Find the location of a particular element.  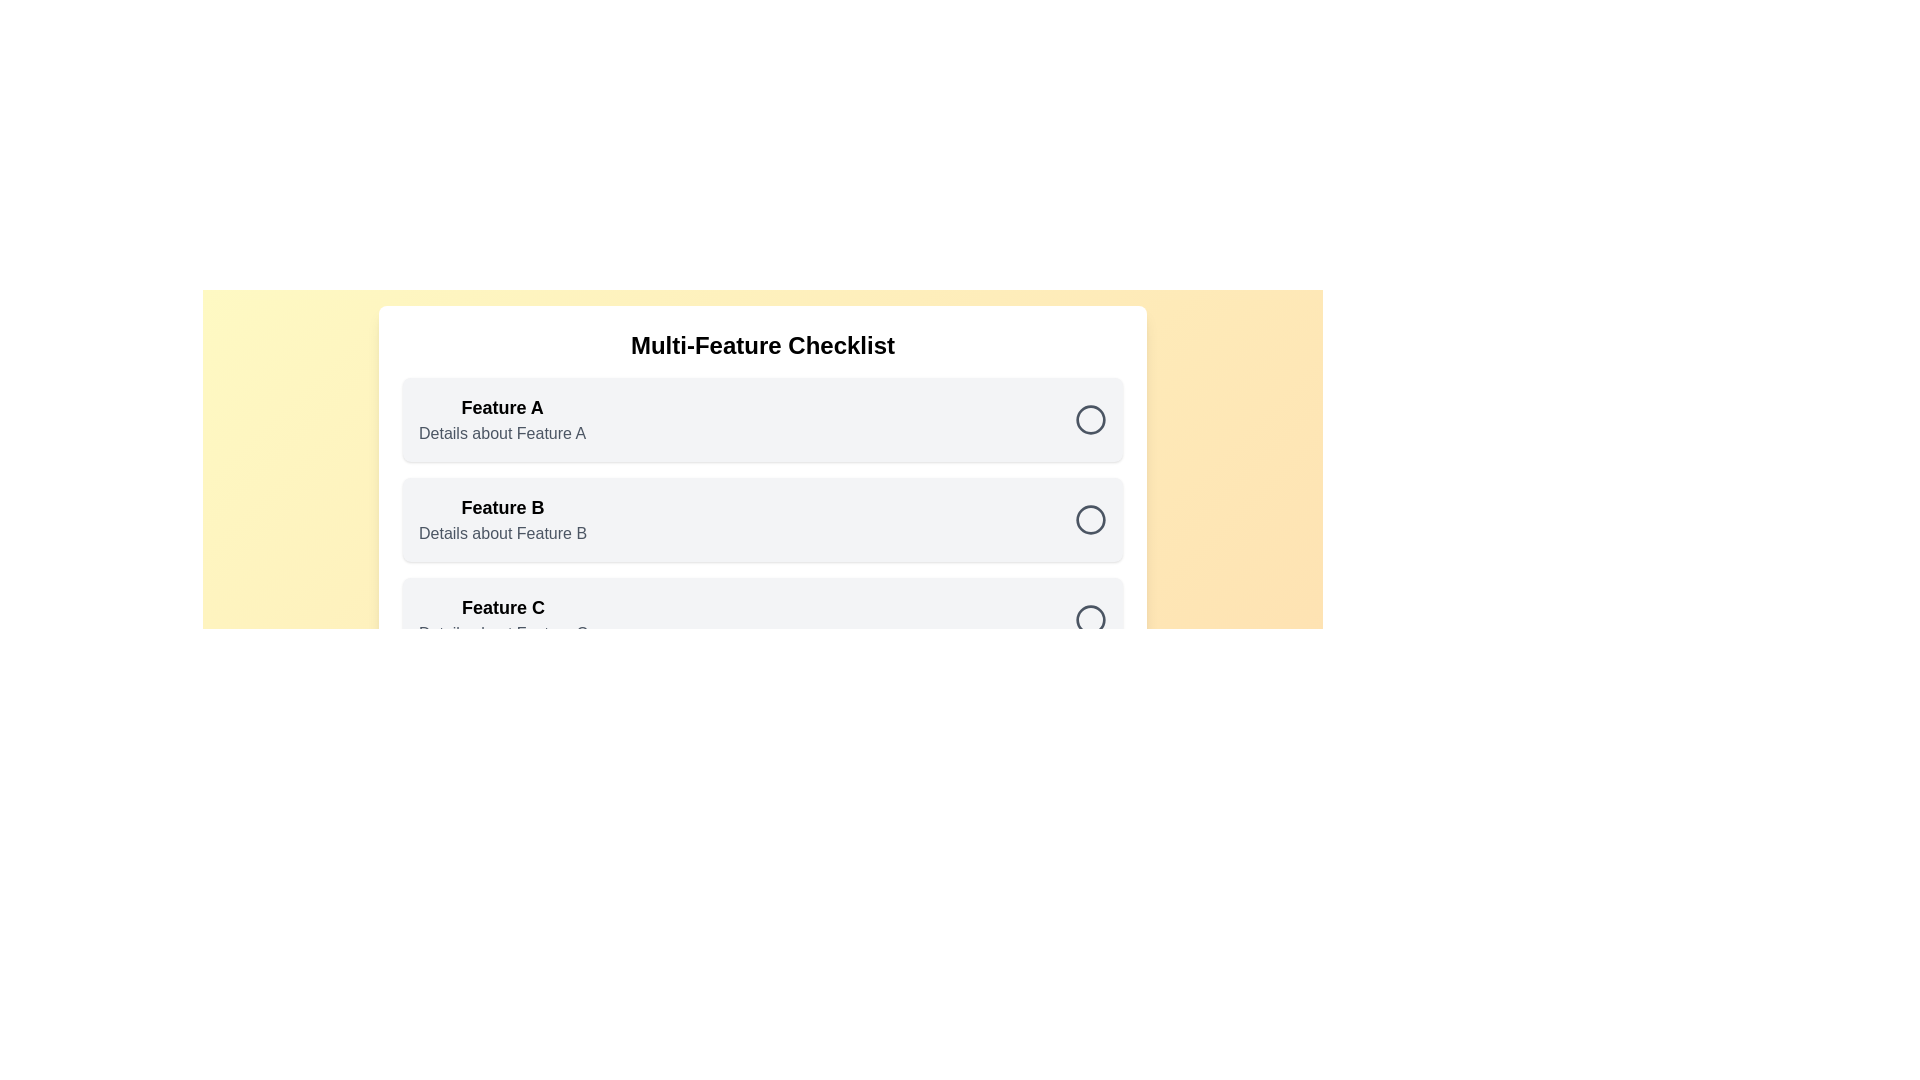

the checklist item Feature A is located at coordinates (1089, 419).